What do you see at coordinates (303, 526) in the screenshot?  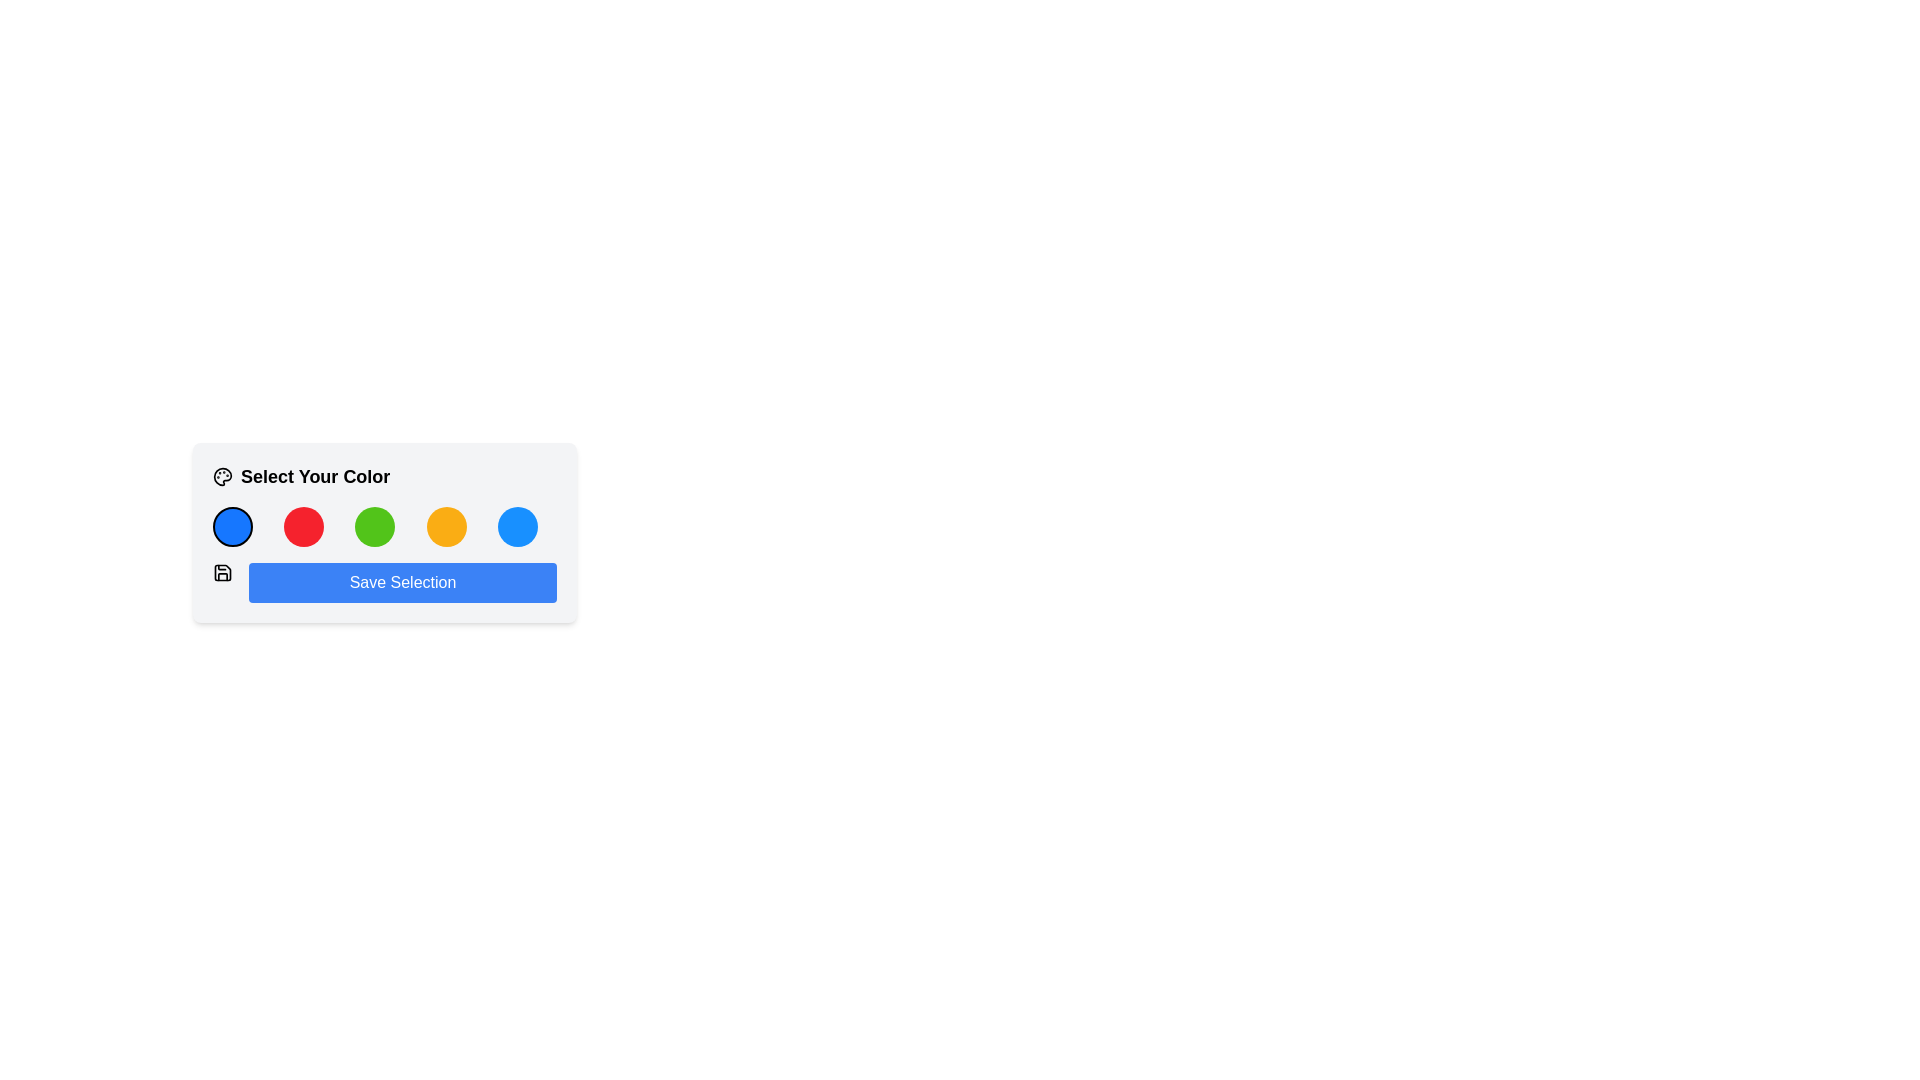 I see `the second circular selectable option from the left in the horizontal row` at bounding box center [303, 526].